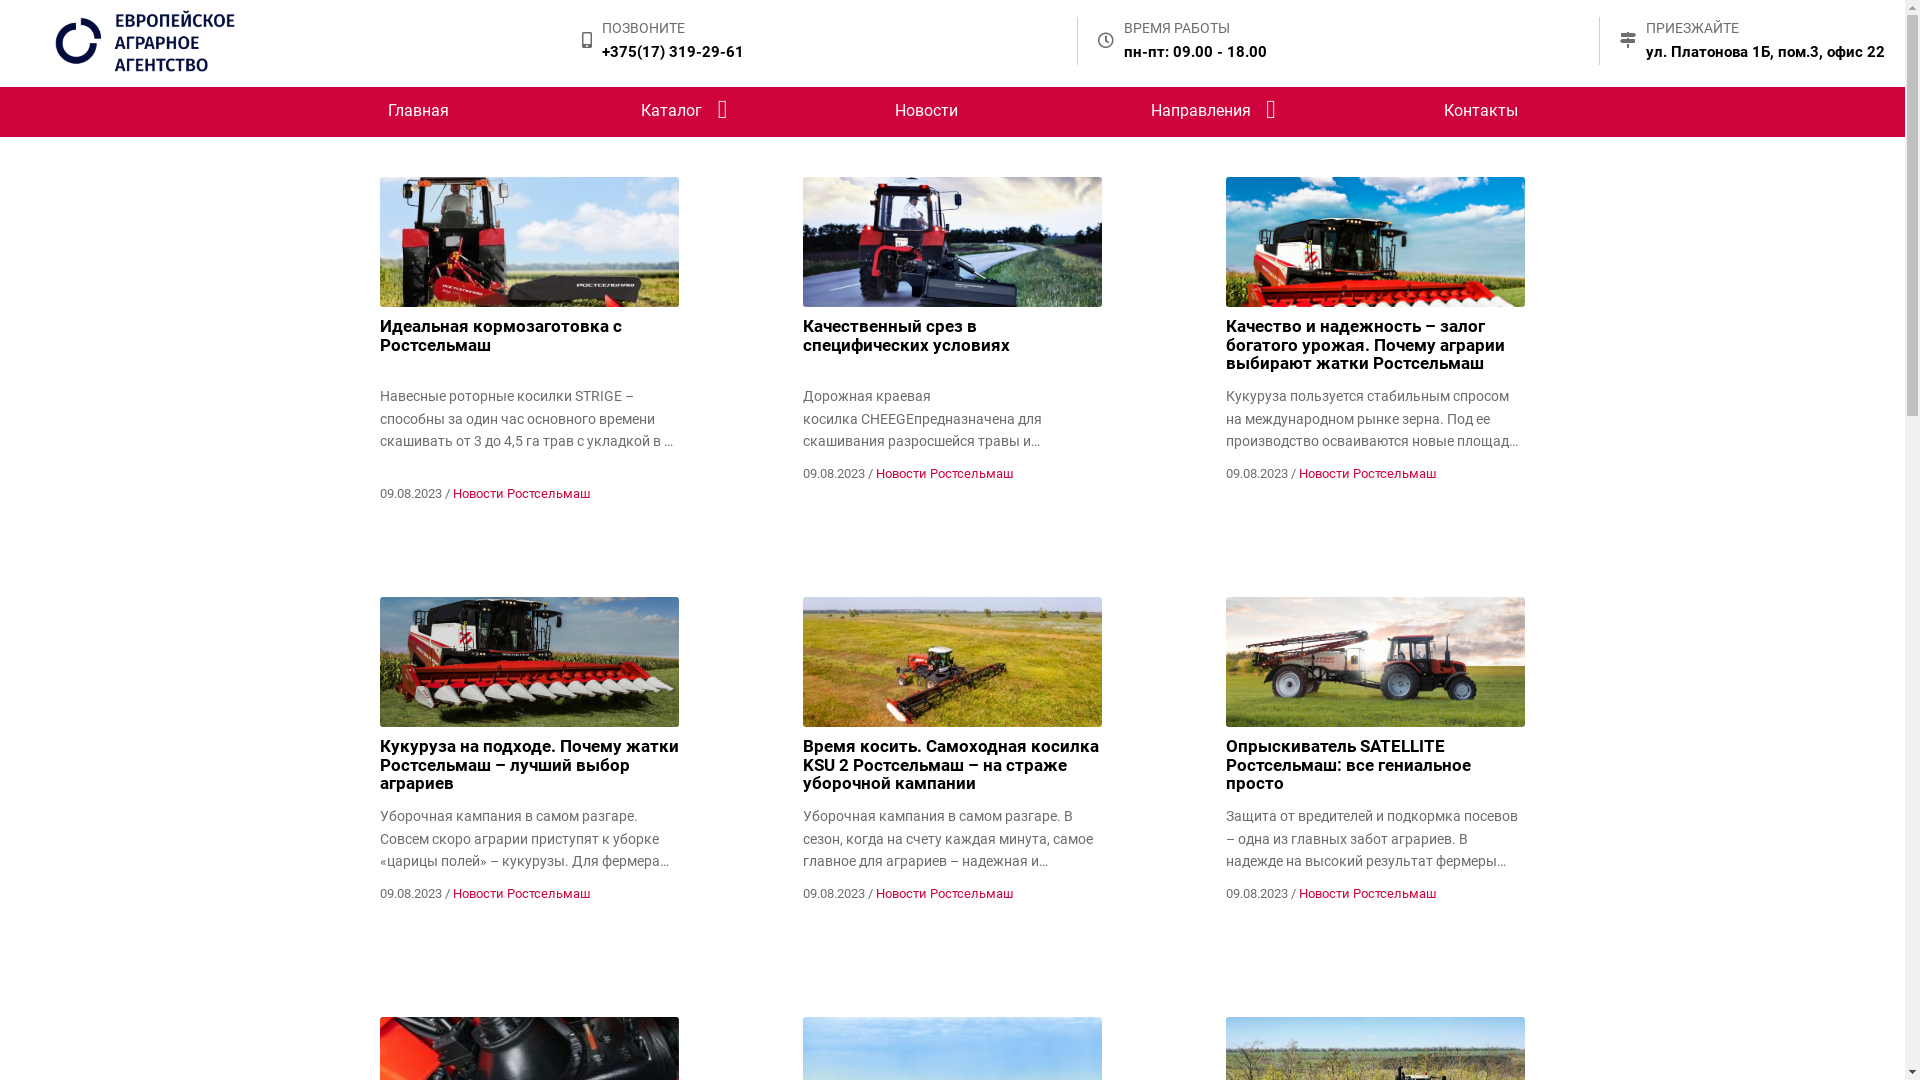 This screenshot has width=1920, height=1080. What do you see at coordinates (672, 50) in the screenshot?
I see `'+375(17) 319-29-61'` at bounding box center [672, 50].